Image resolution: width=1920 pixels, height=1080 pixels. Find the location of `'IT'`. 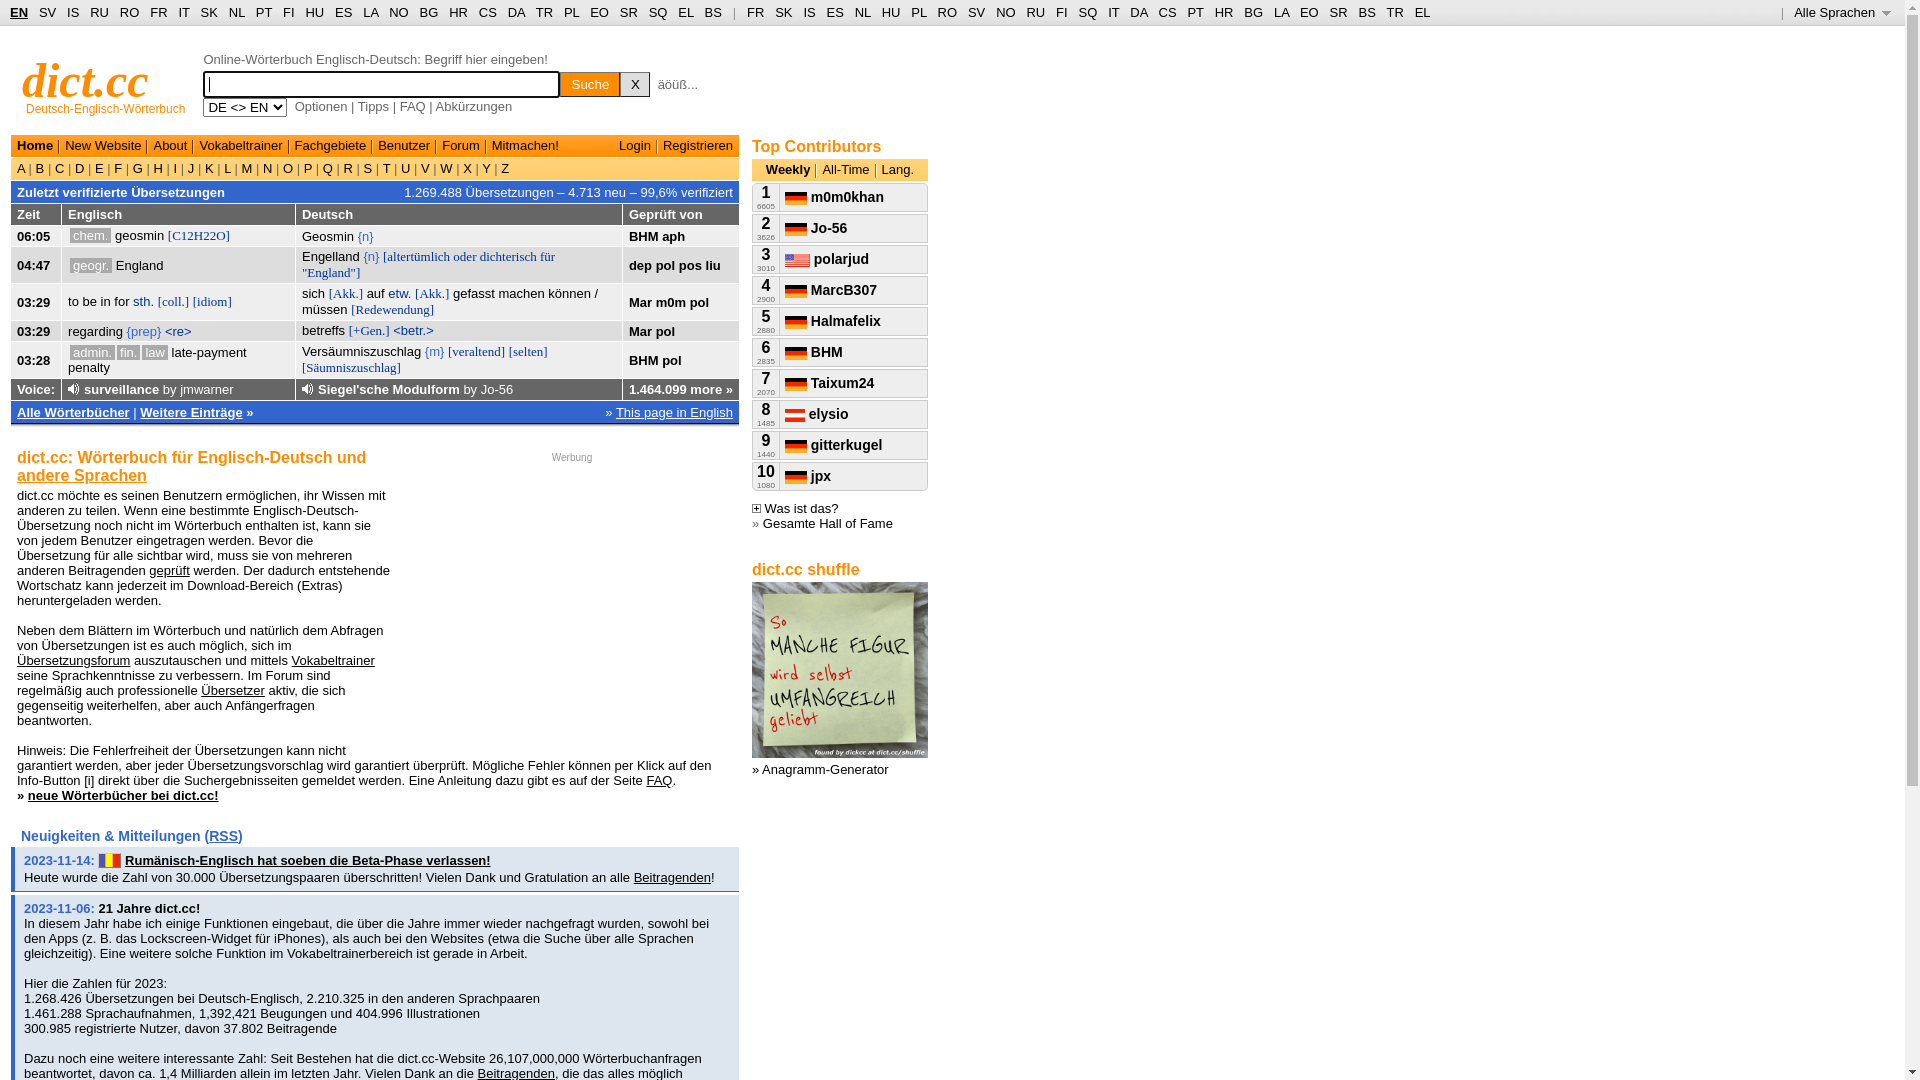

'IT' is located at coordinates (183, 12).